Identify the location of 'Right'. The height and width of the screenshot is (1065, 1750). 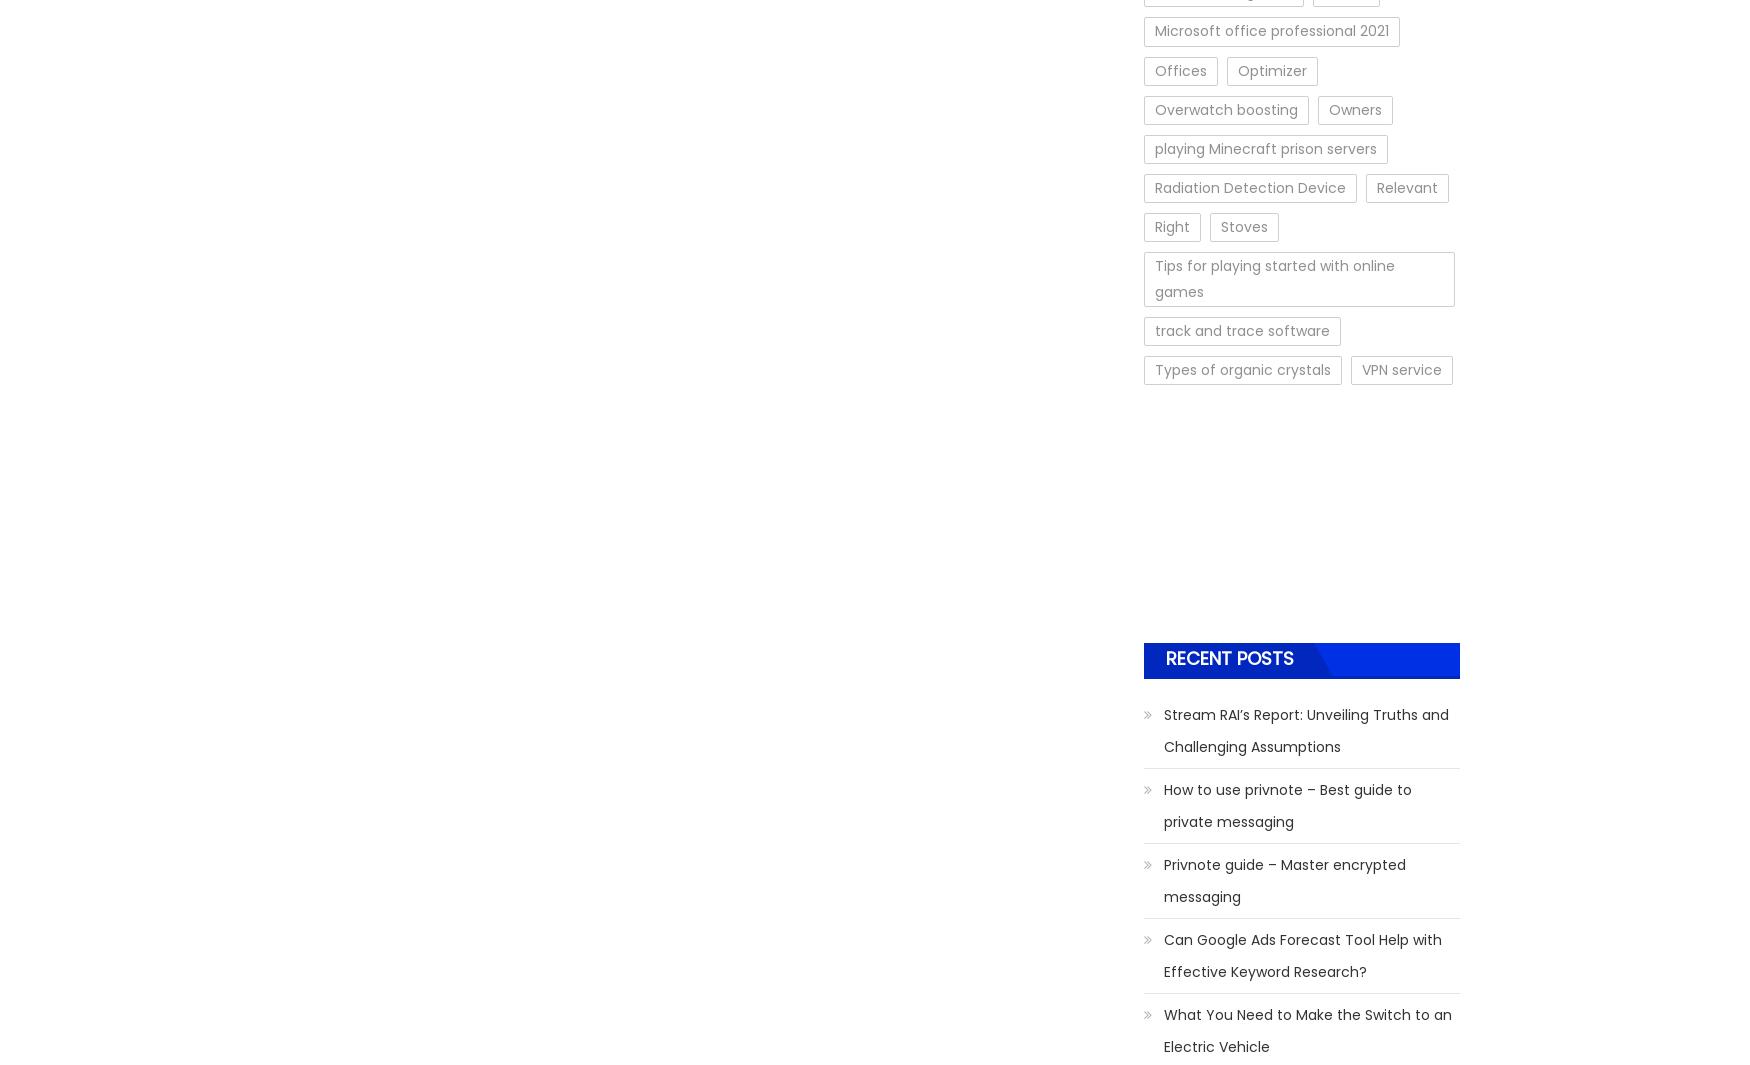
(1171, 225).